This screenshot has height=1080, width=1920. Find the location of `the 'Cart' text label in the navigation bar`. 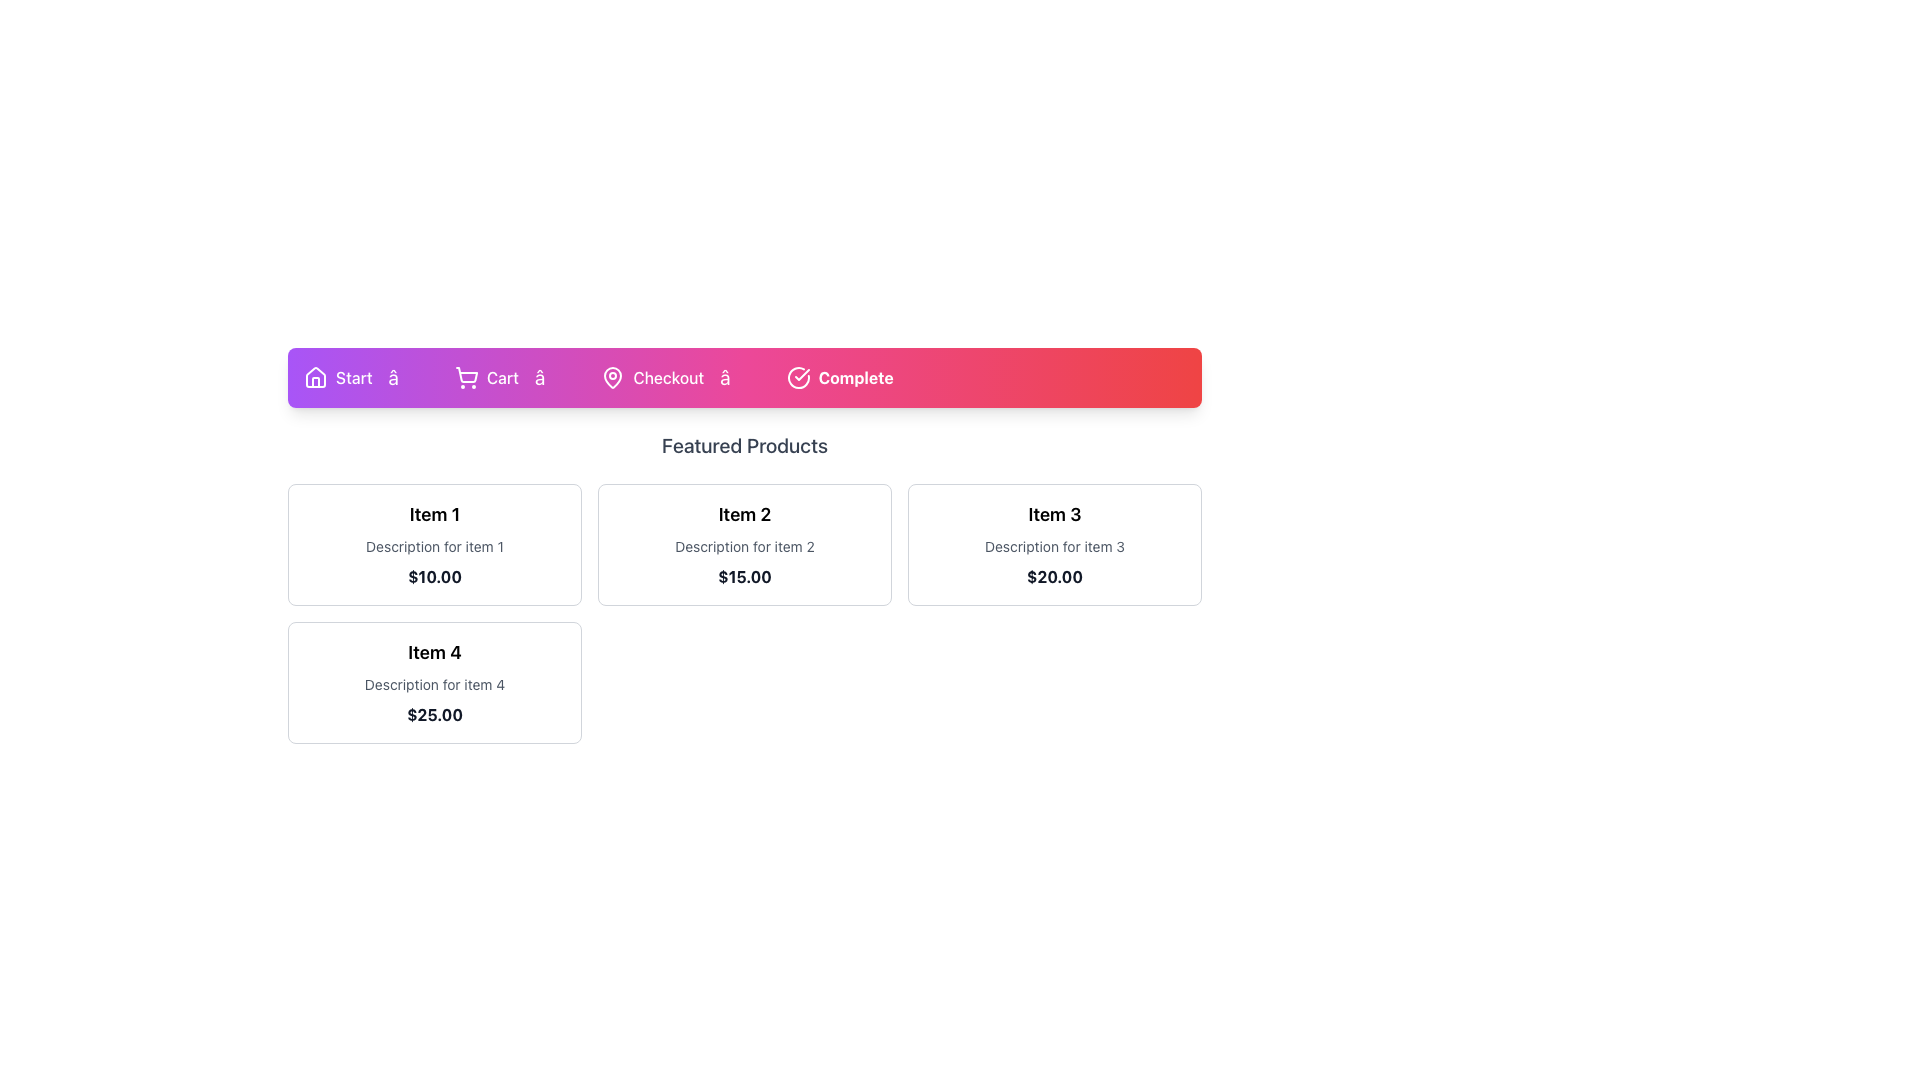

the 'Cart' text label in the navigation bar is located at coordinates (502, 378).